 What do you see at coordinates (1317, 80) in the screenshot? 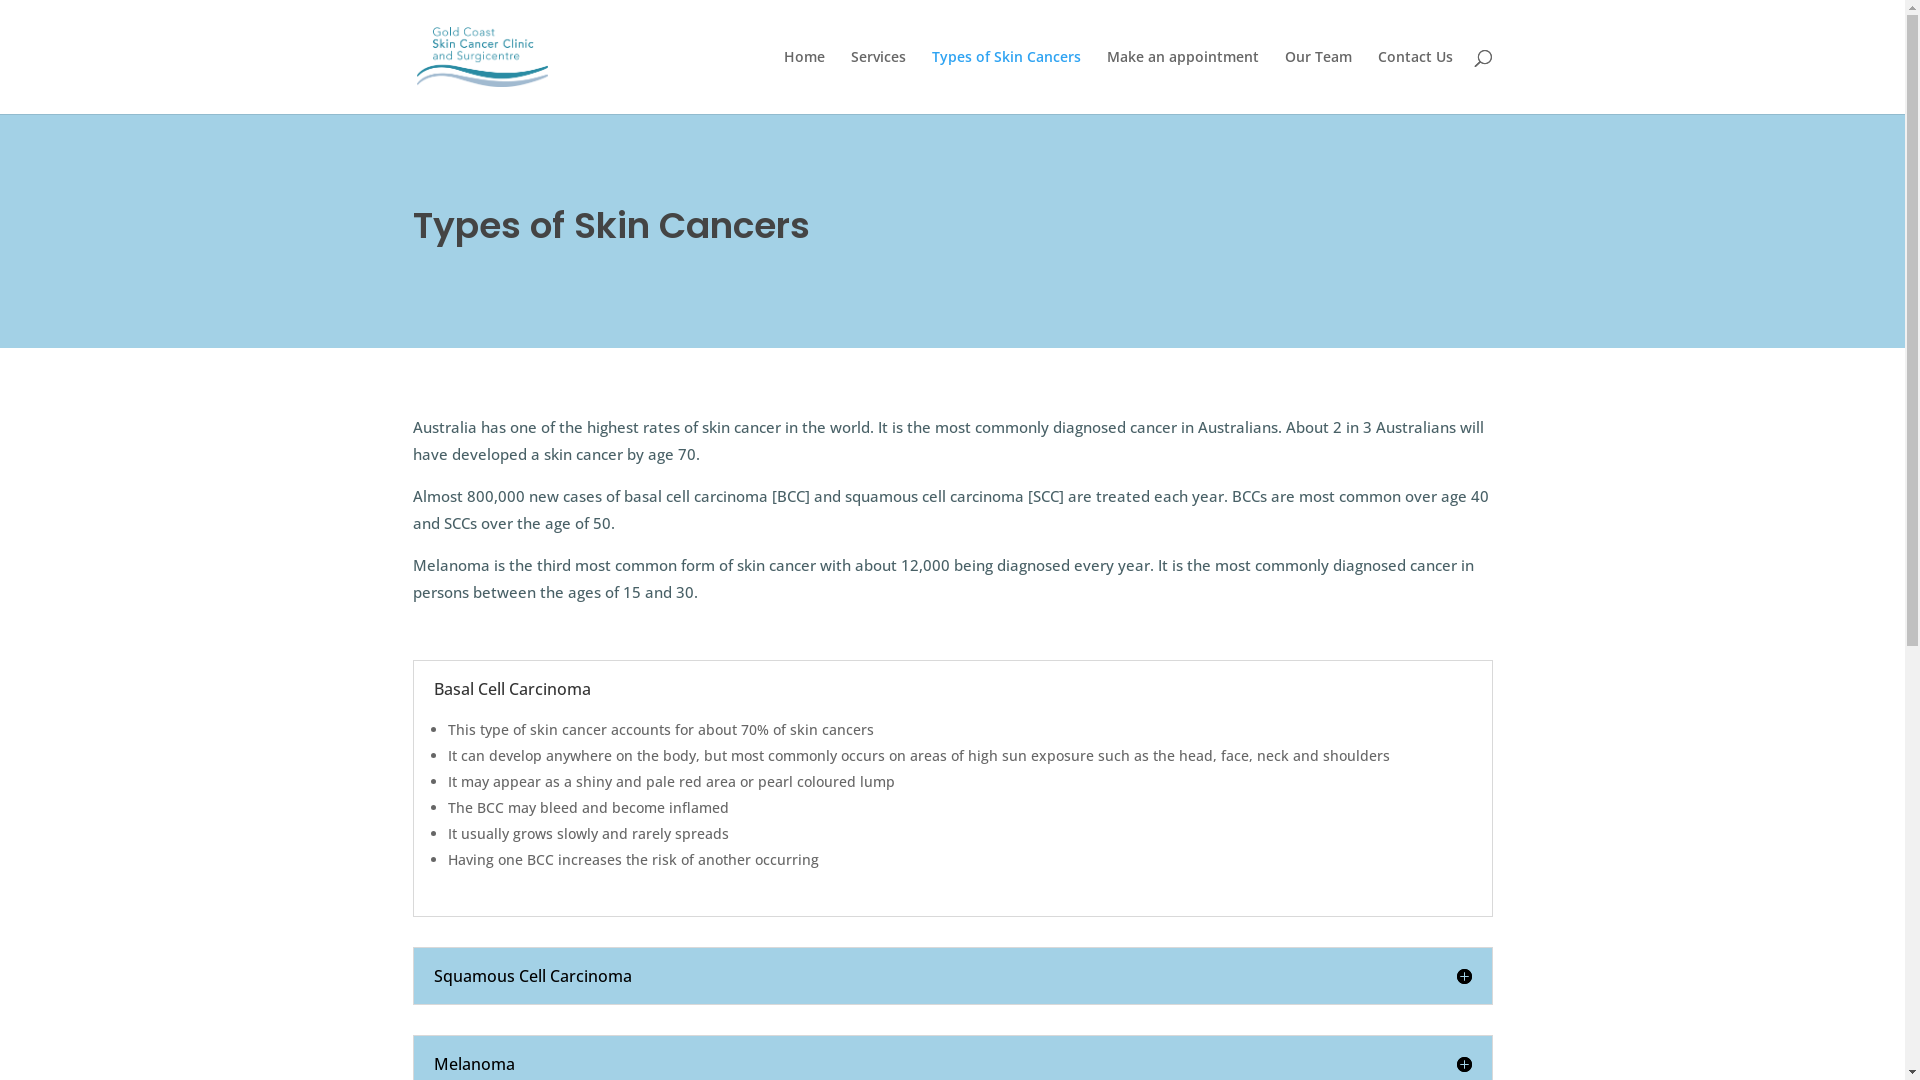
I see `'Our Team'` at bounding box center [1317, 80].